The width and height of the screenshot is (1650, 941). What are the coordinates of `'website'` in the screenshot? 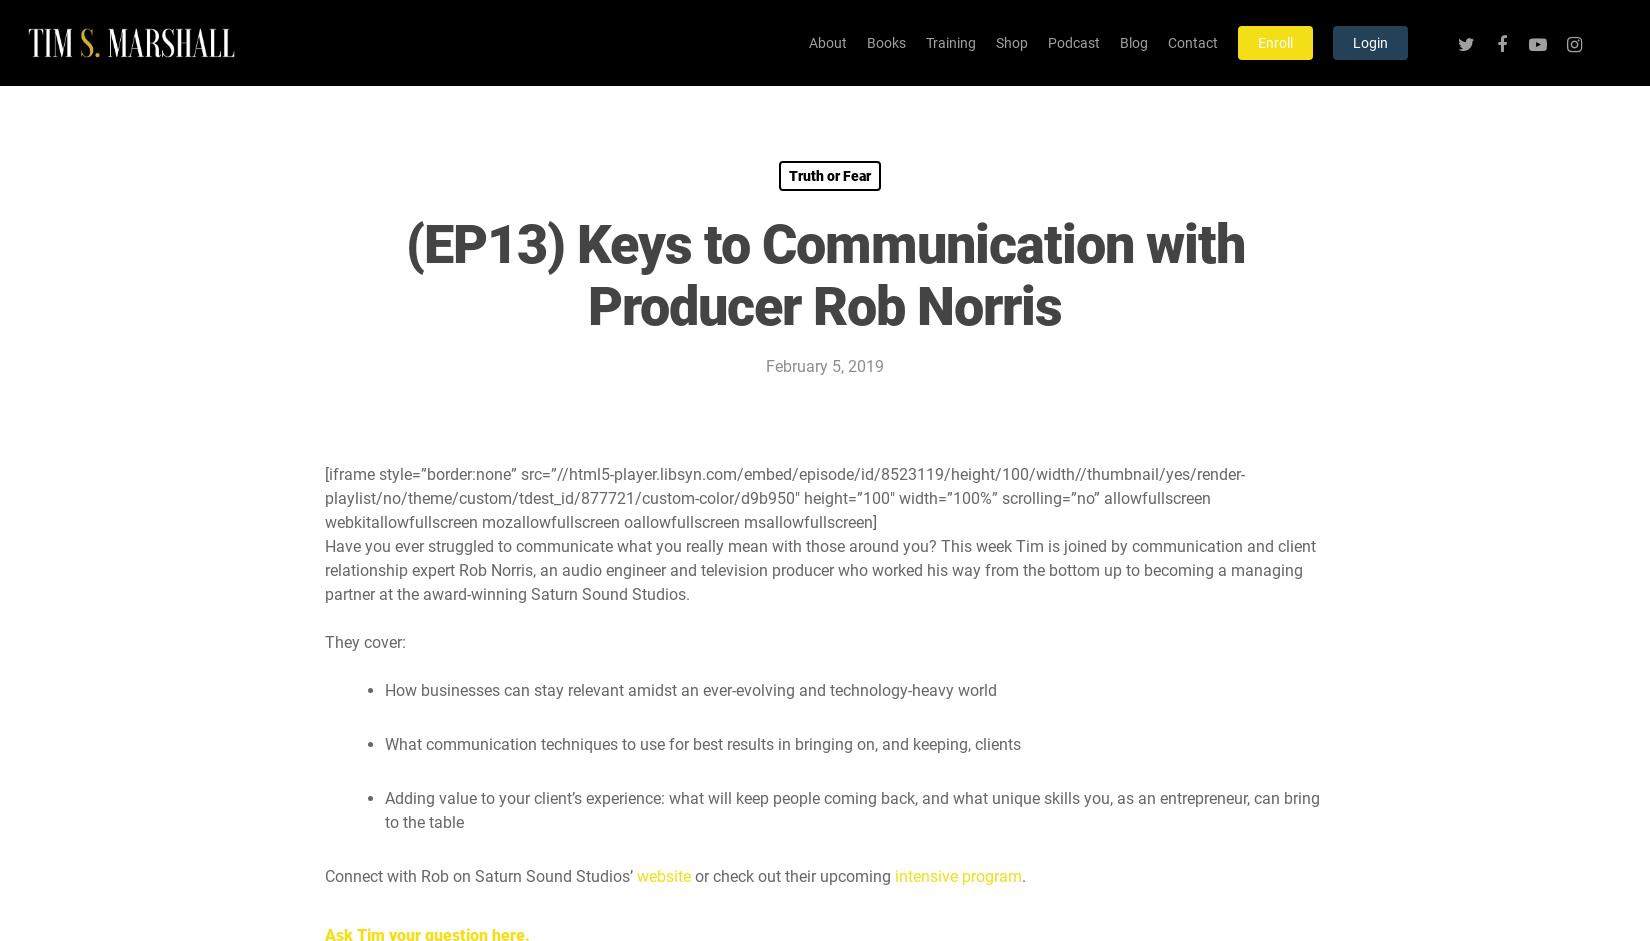 It's located at (662, 876).